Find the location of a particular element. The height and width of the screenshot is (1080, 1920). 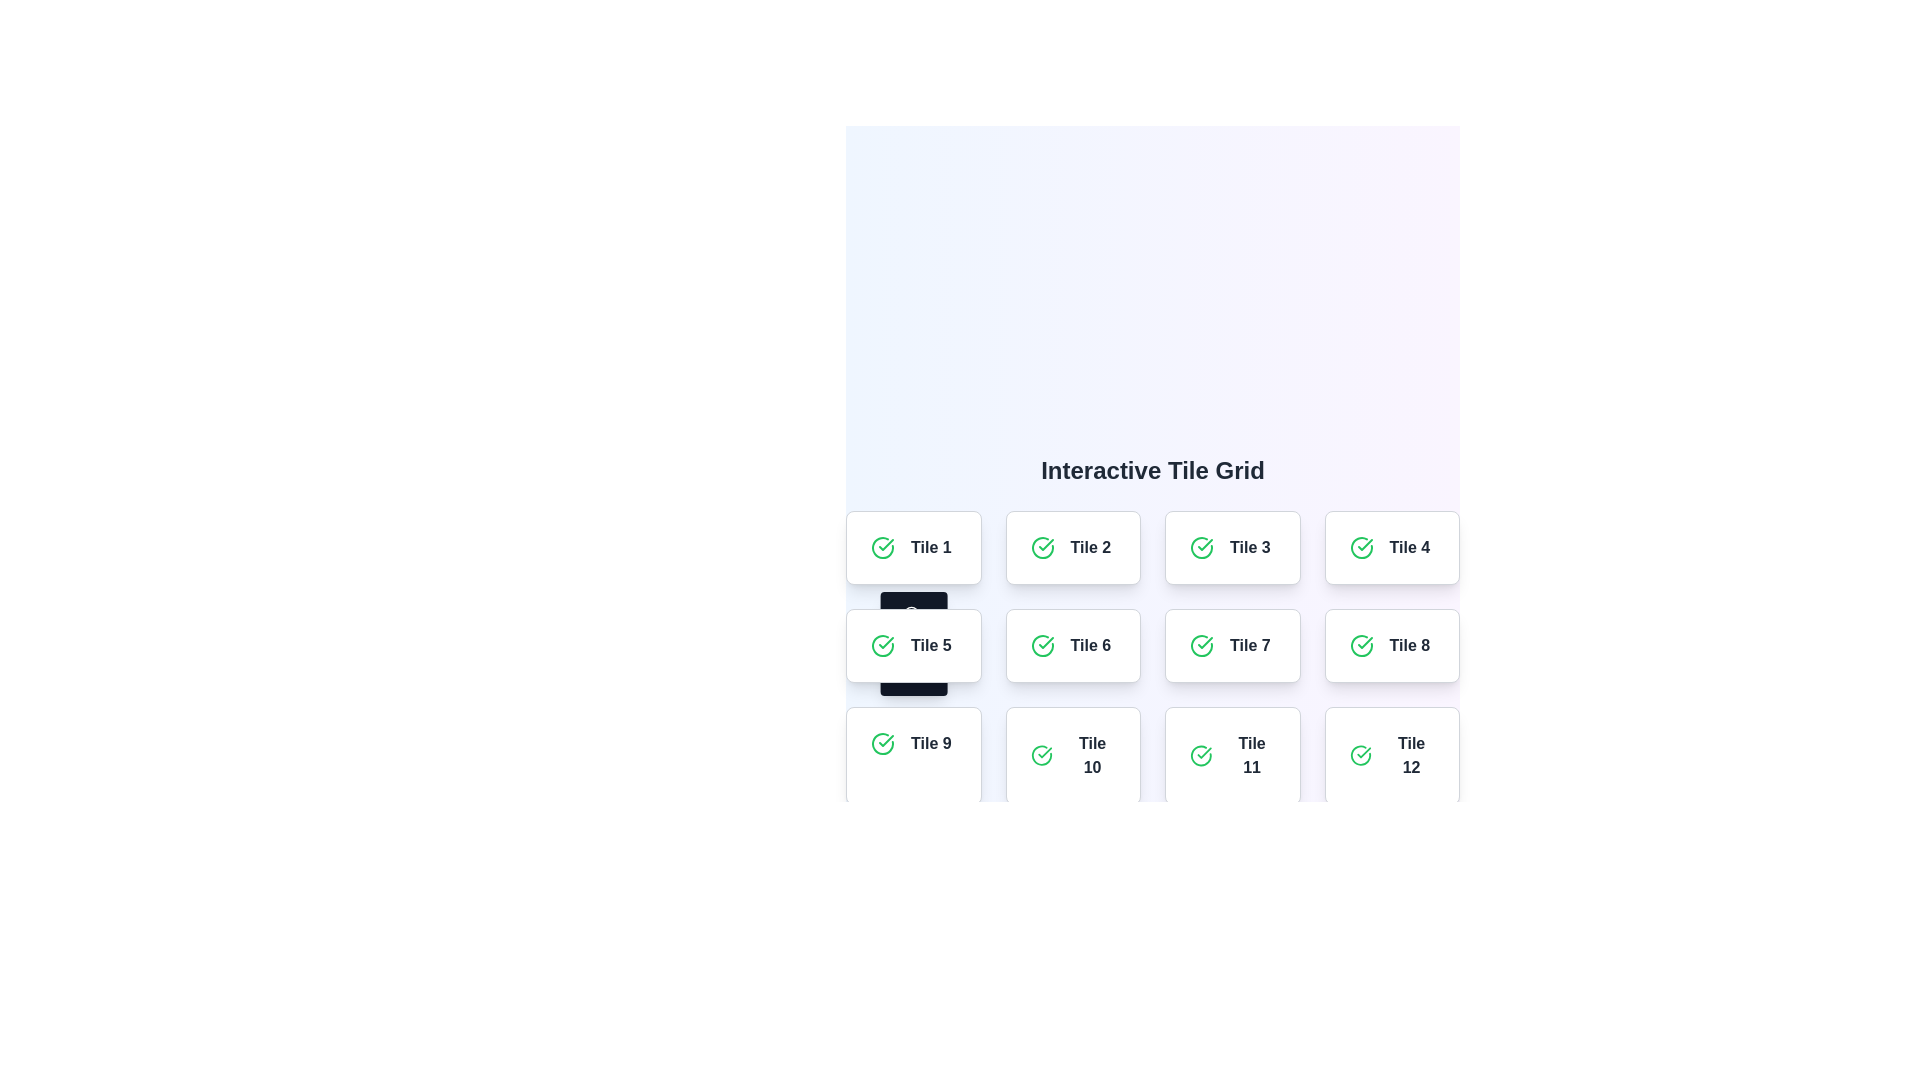

text label located in the fourth row, second column of a 4x3 grid layout, right-aligned to an icon on its left is located at coordinates (1091, 756).